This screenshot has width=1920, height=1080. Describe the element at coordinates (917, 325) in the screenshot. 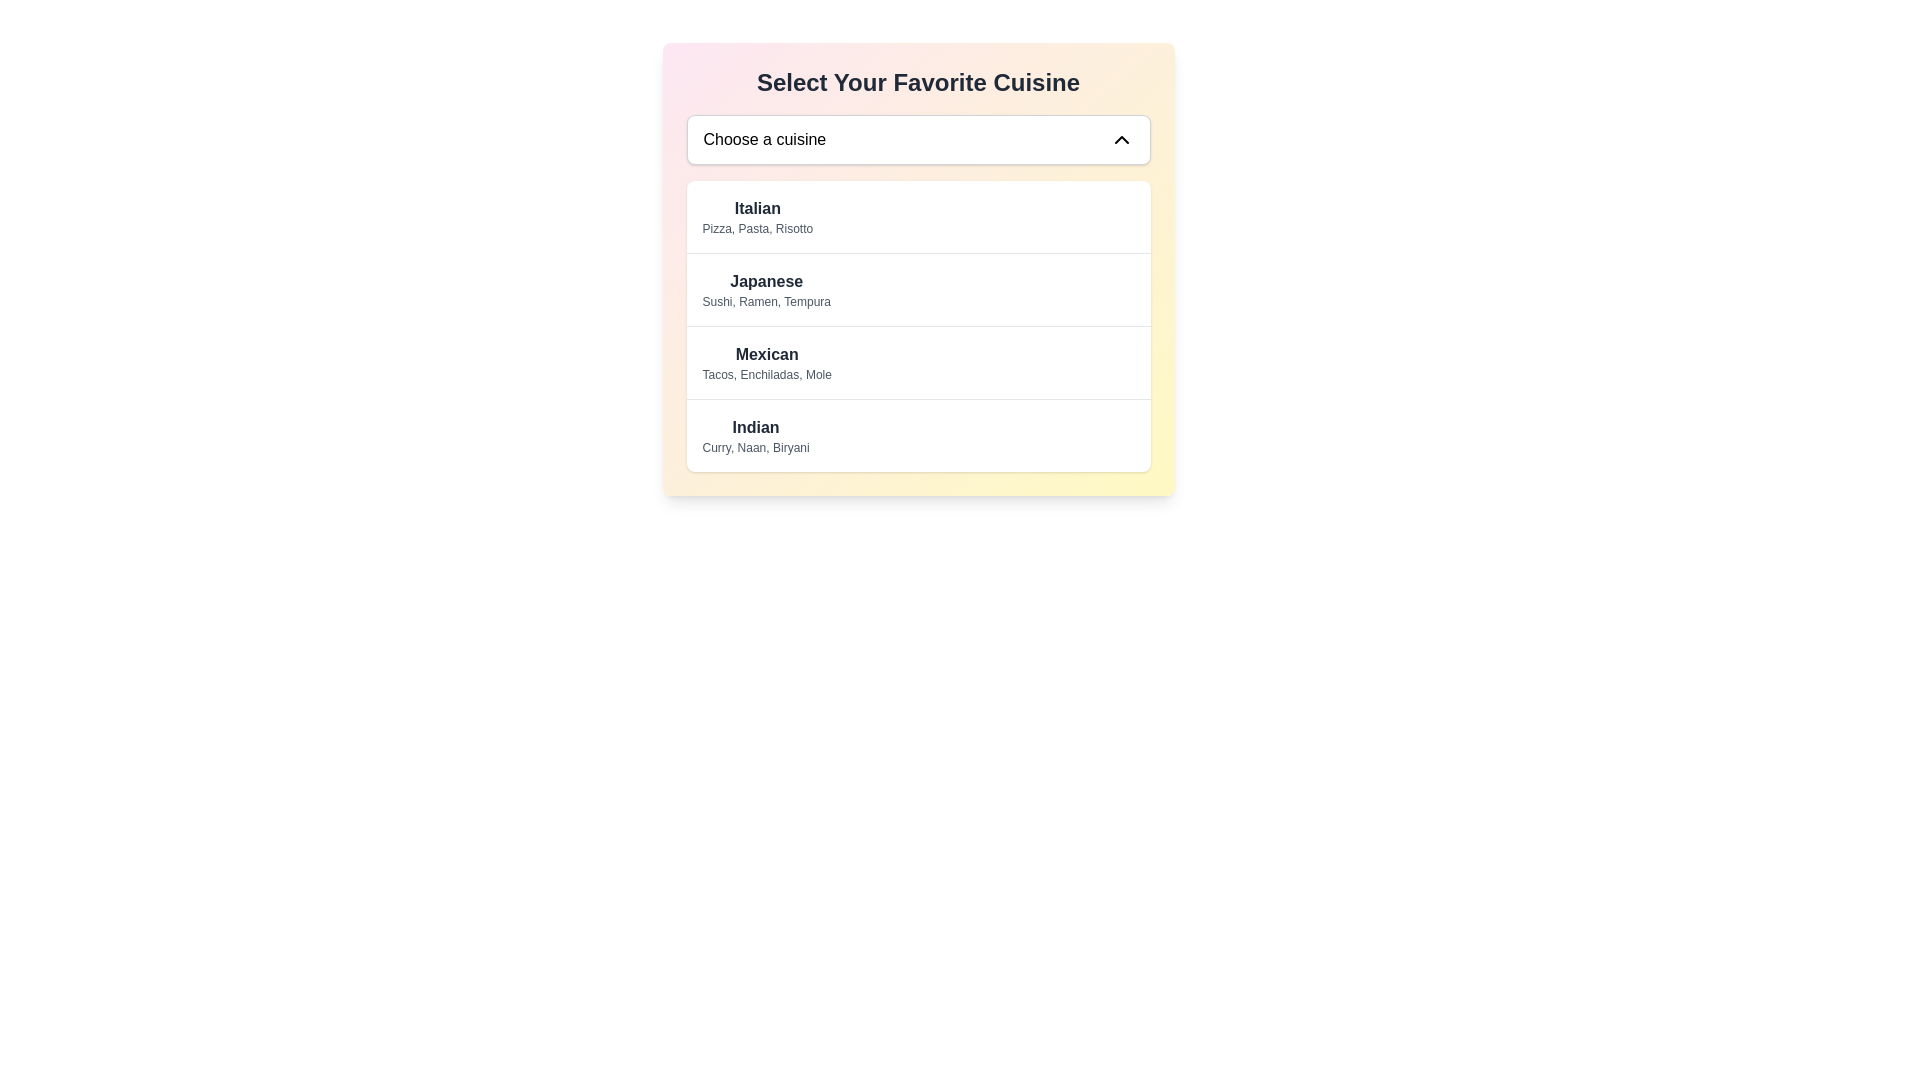

I see `the cuisine segment in the list component` at that location.